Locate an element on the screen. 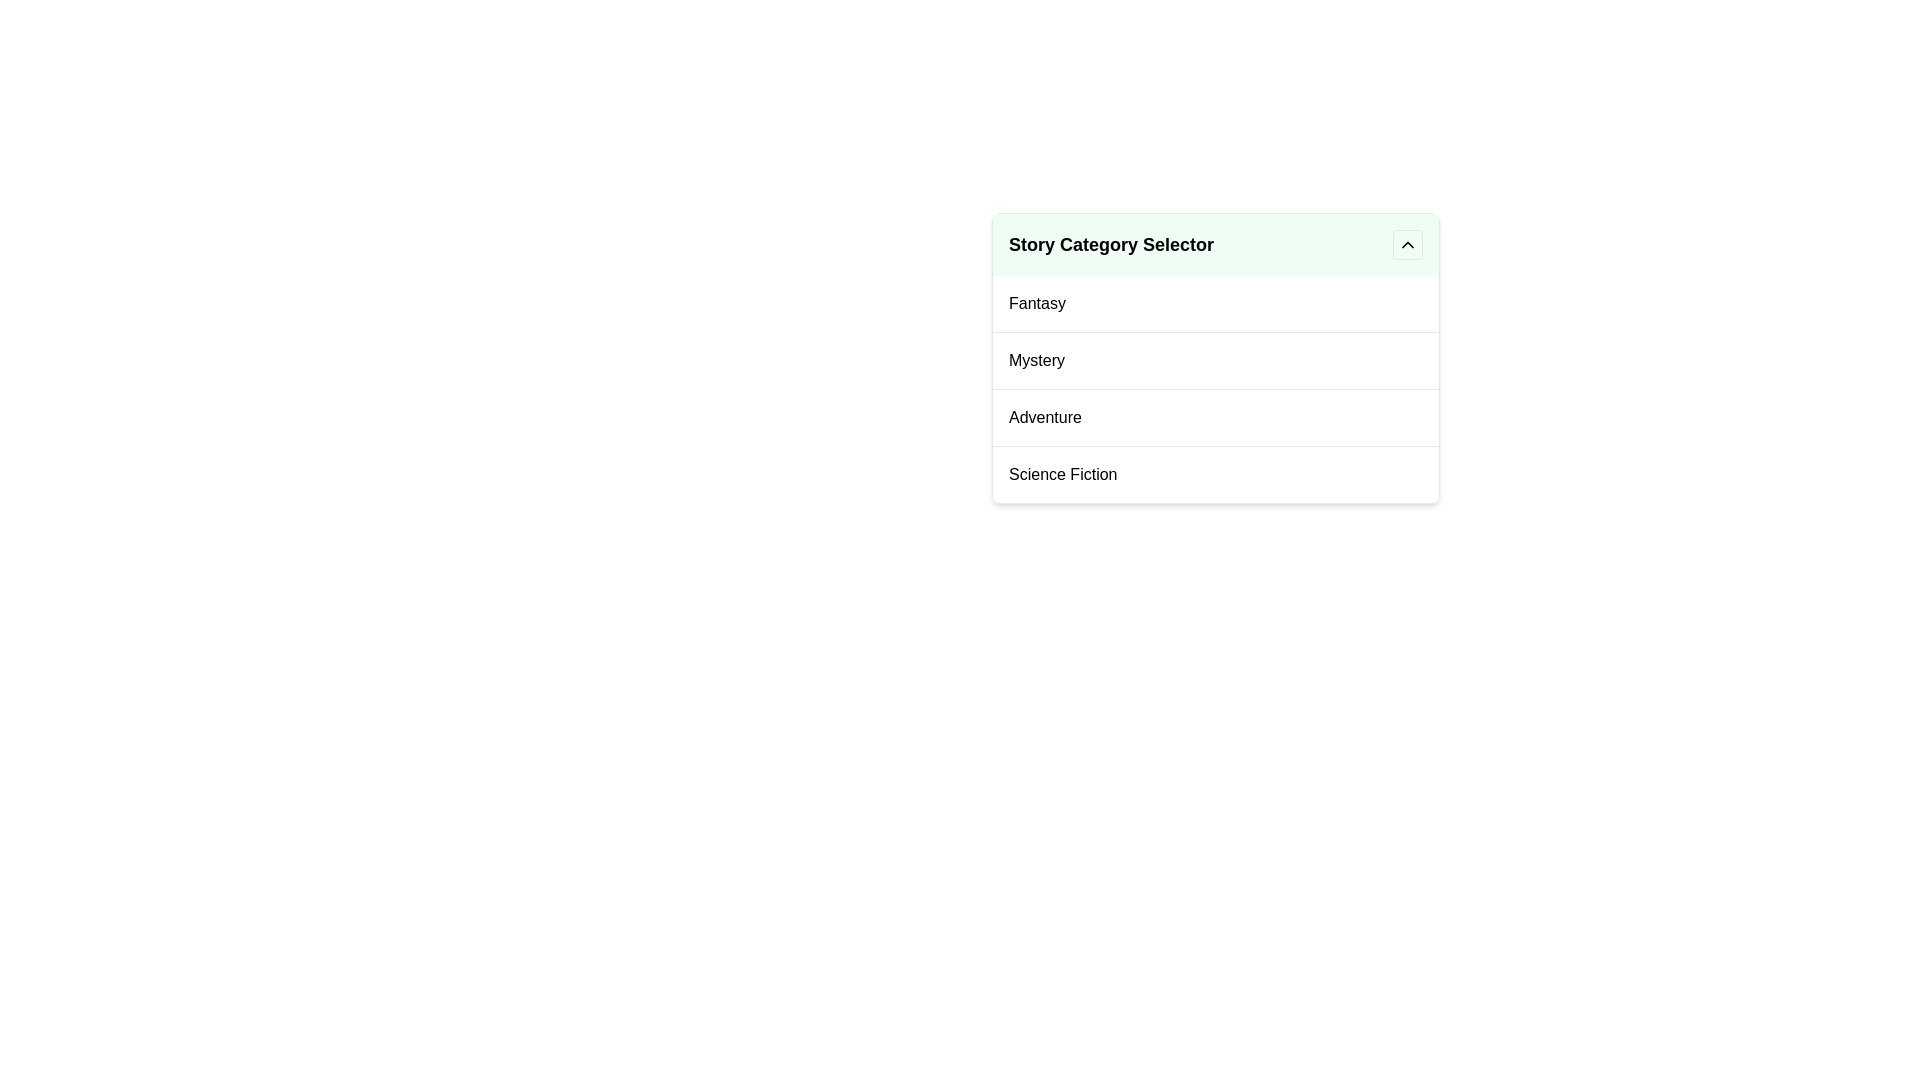  the button located in the top-right corner of the 'Story Category Selector' interface is located at coordinates (1406, 244).